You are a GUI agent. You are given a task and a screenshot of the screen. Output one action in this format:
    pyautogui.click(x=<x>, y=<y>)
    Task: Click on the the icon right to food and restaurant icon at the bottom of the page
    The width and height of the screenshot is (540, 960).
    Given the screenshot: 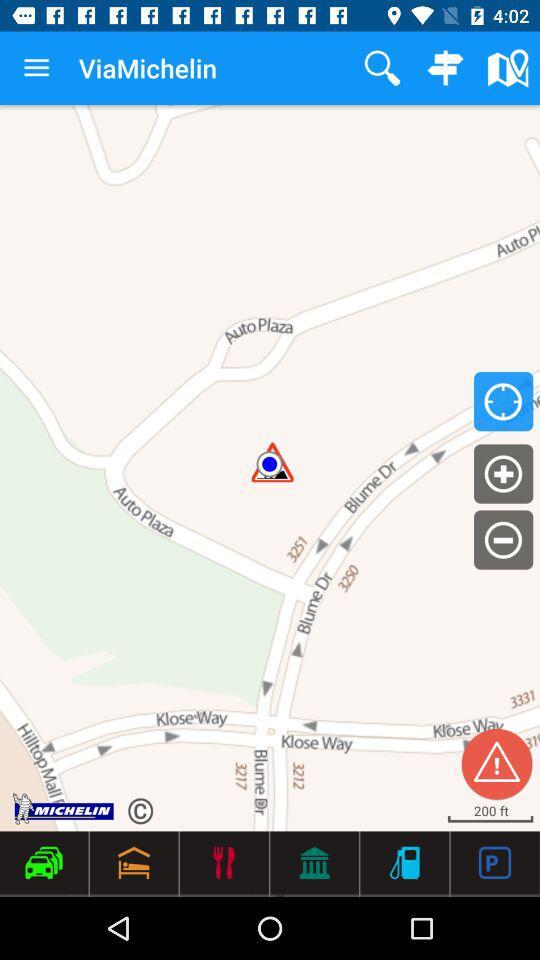 What is the action you would take?
    pyautogui.click(x=314, y=861)
    